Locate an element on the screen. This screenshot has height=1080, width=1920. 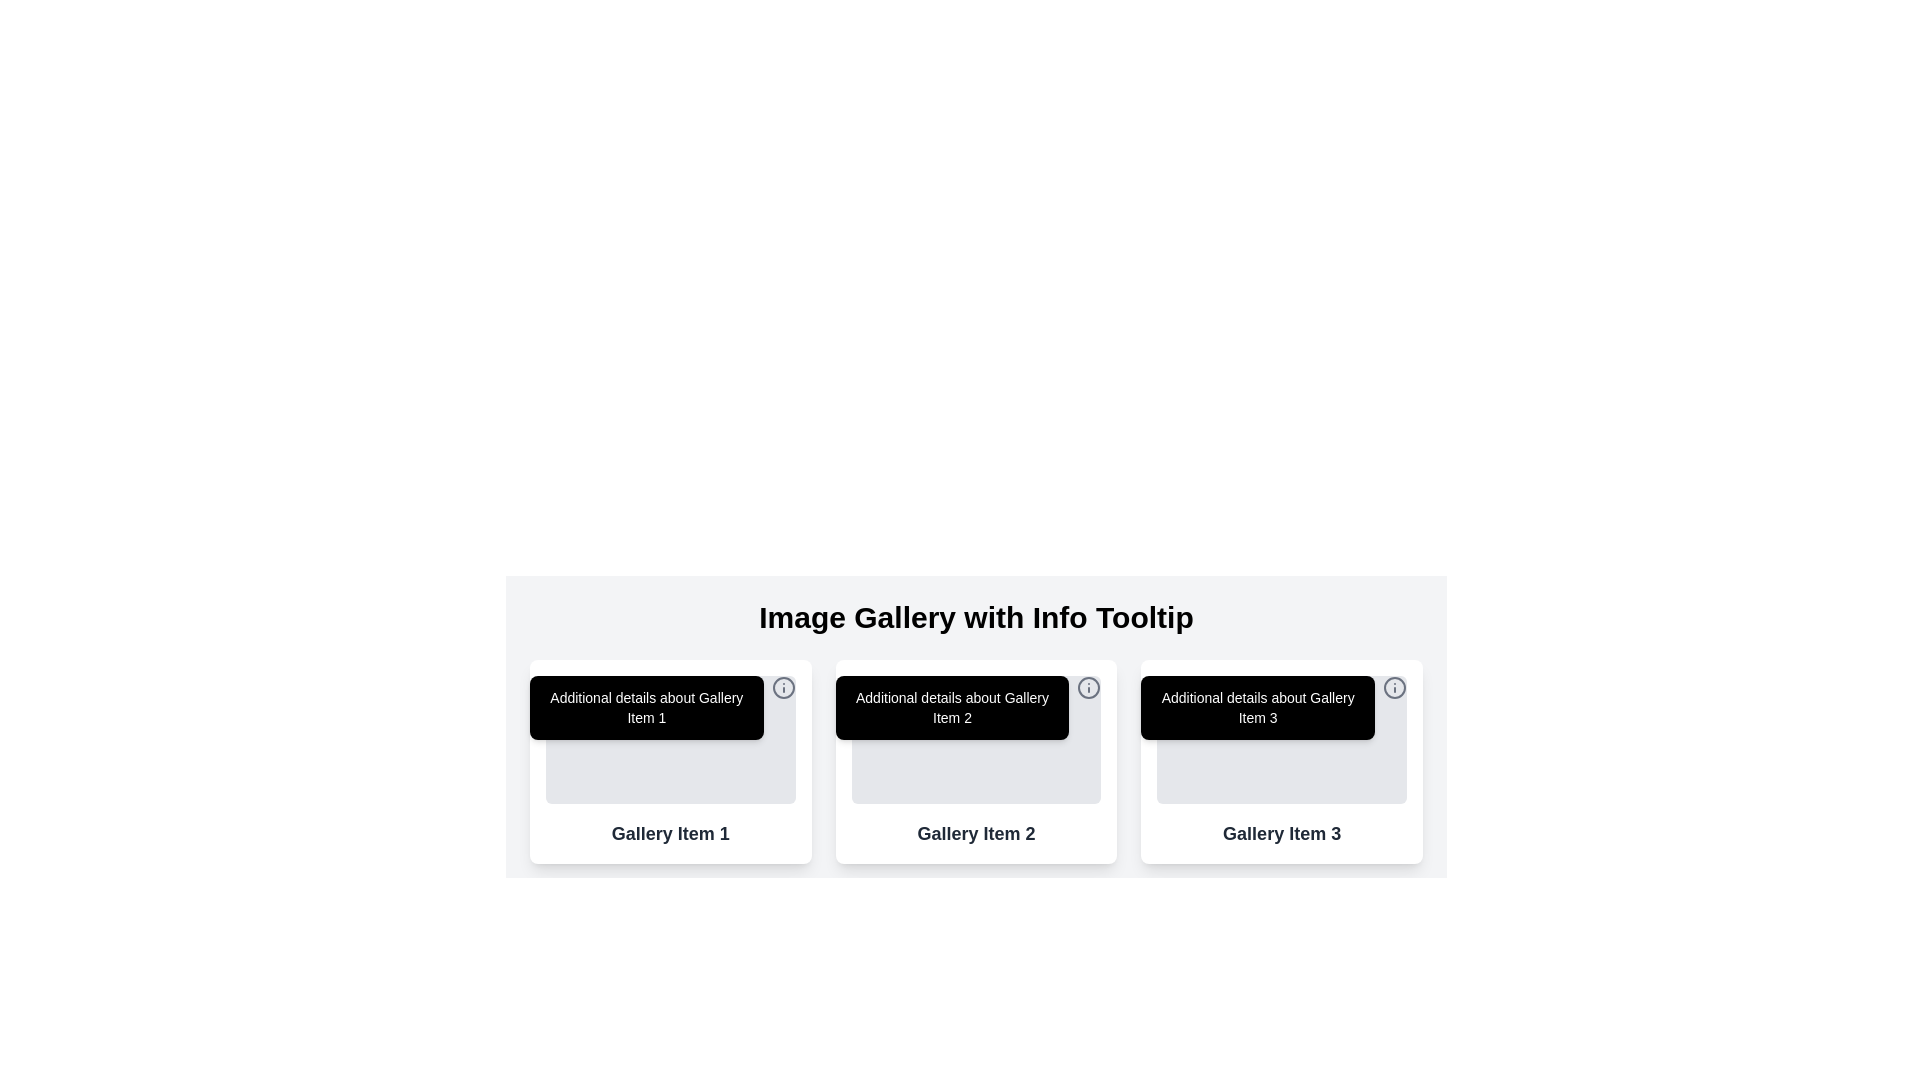
the heading that introduces the gallery section, which is centrally located above the grid of gallery items is located at coordinates (976, 616).